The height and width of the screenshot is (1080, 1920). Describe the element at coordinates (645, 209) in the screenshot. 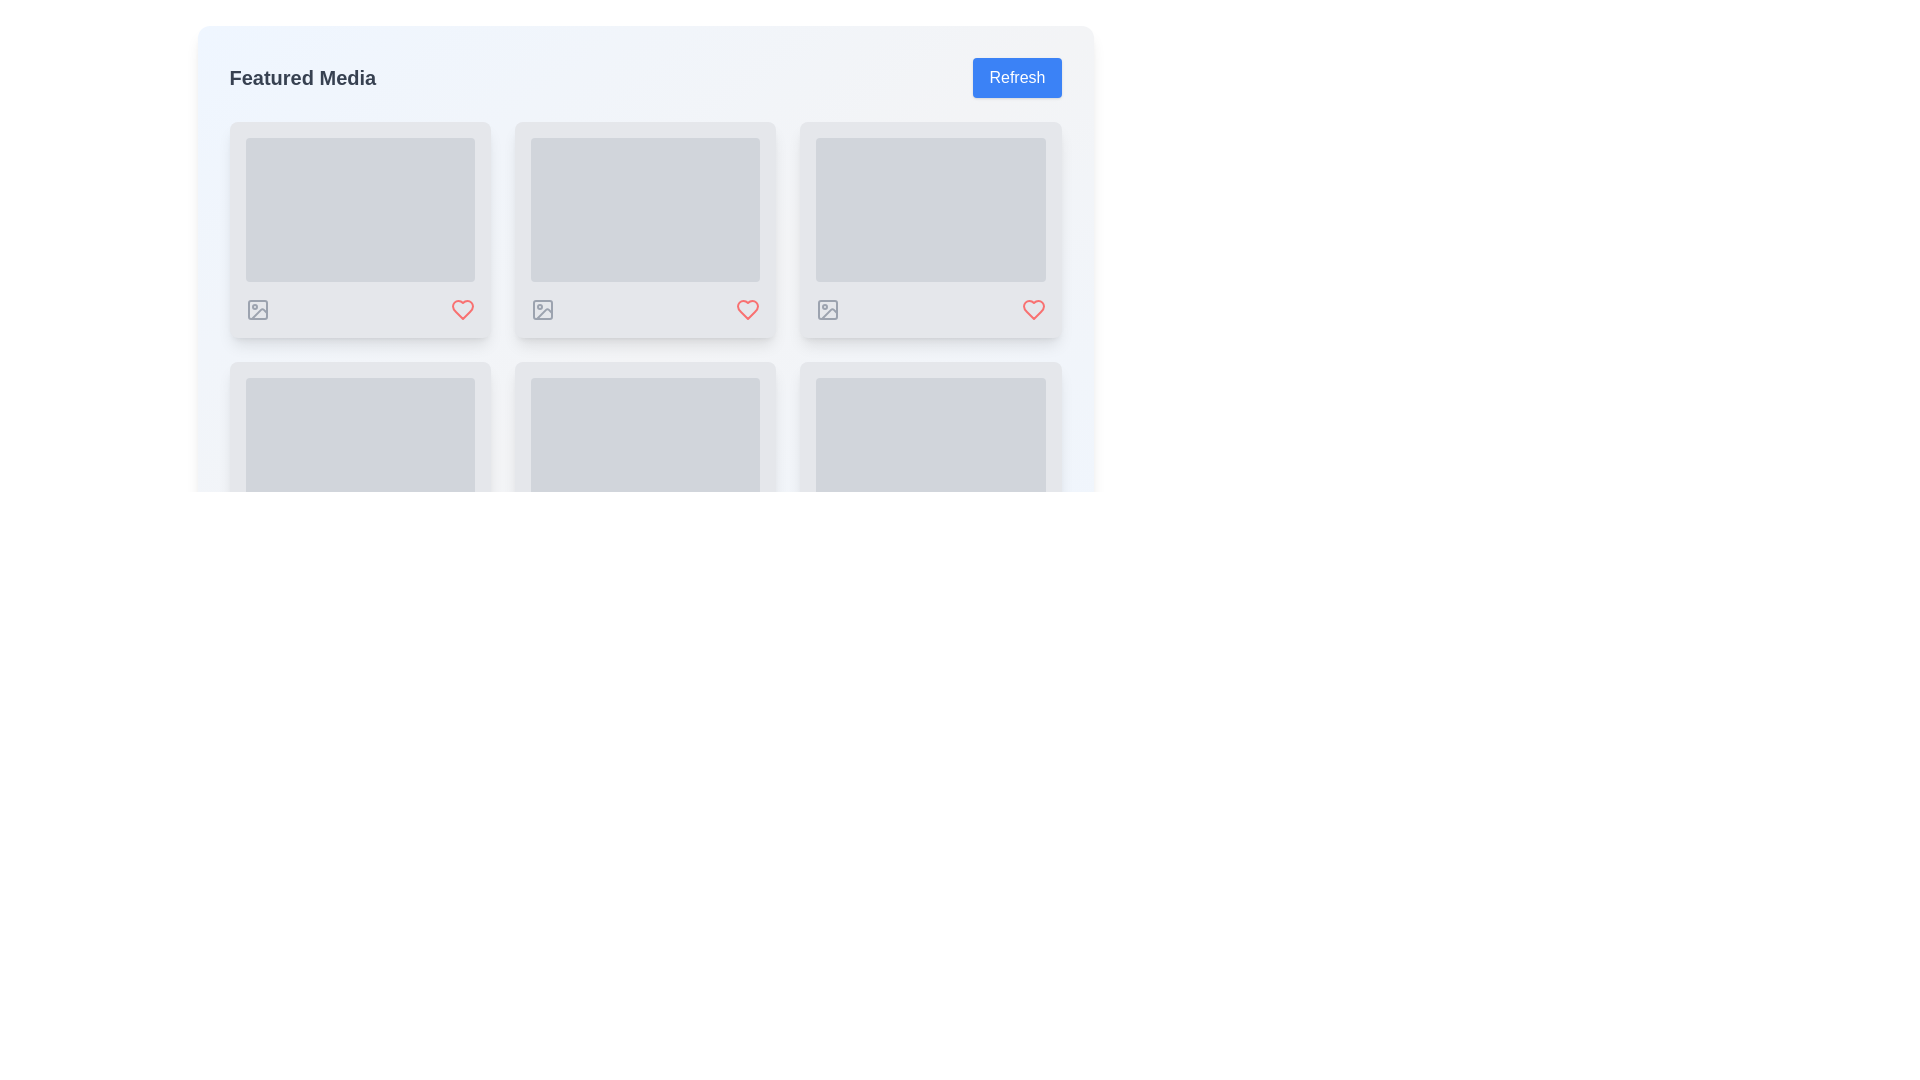

I see `the Placeholder or frame component that serves as a decorative frame and loading state indicator, located in the second column of the first row in a grid layout` at that location.